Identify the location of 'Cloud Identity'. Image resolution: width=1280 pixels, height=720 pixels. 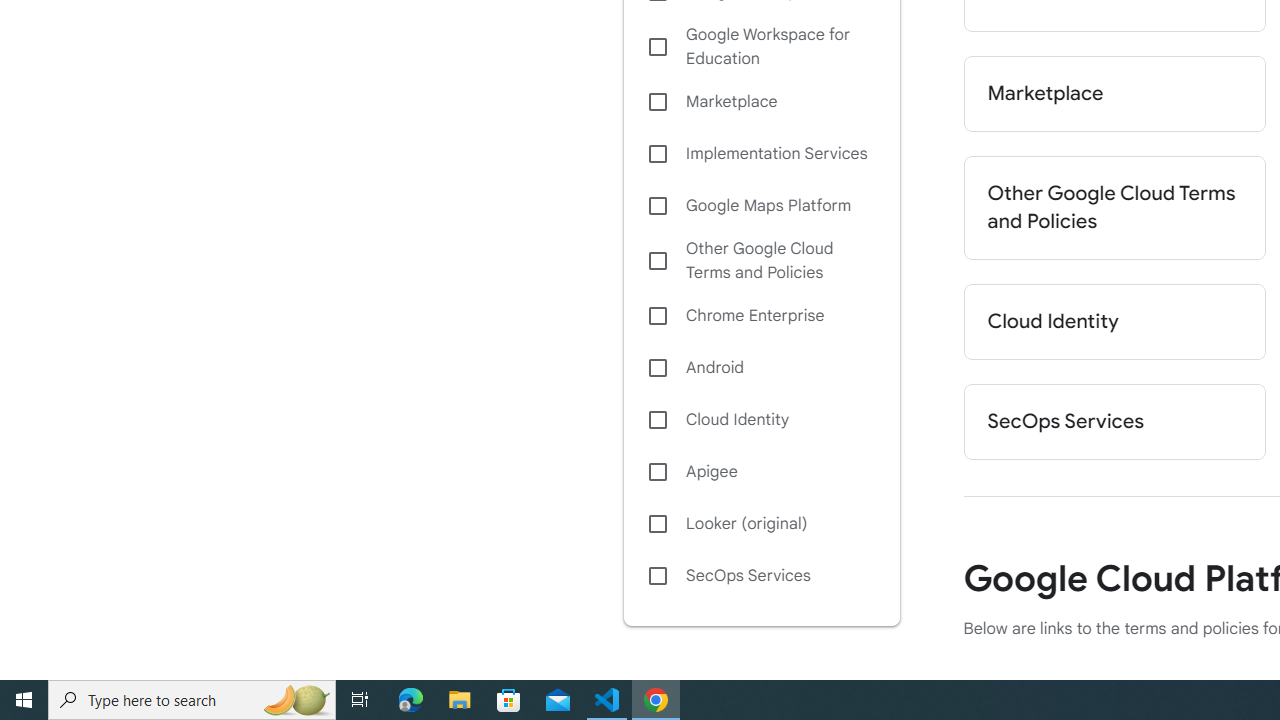
(760, 418).